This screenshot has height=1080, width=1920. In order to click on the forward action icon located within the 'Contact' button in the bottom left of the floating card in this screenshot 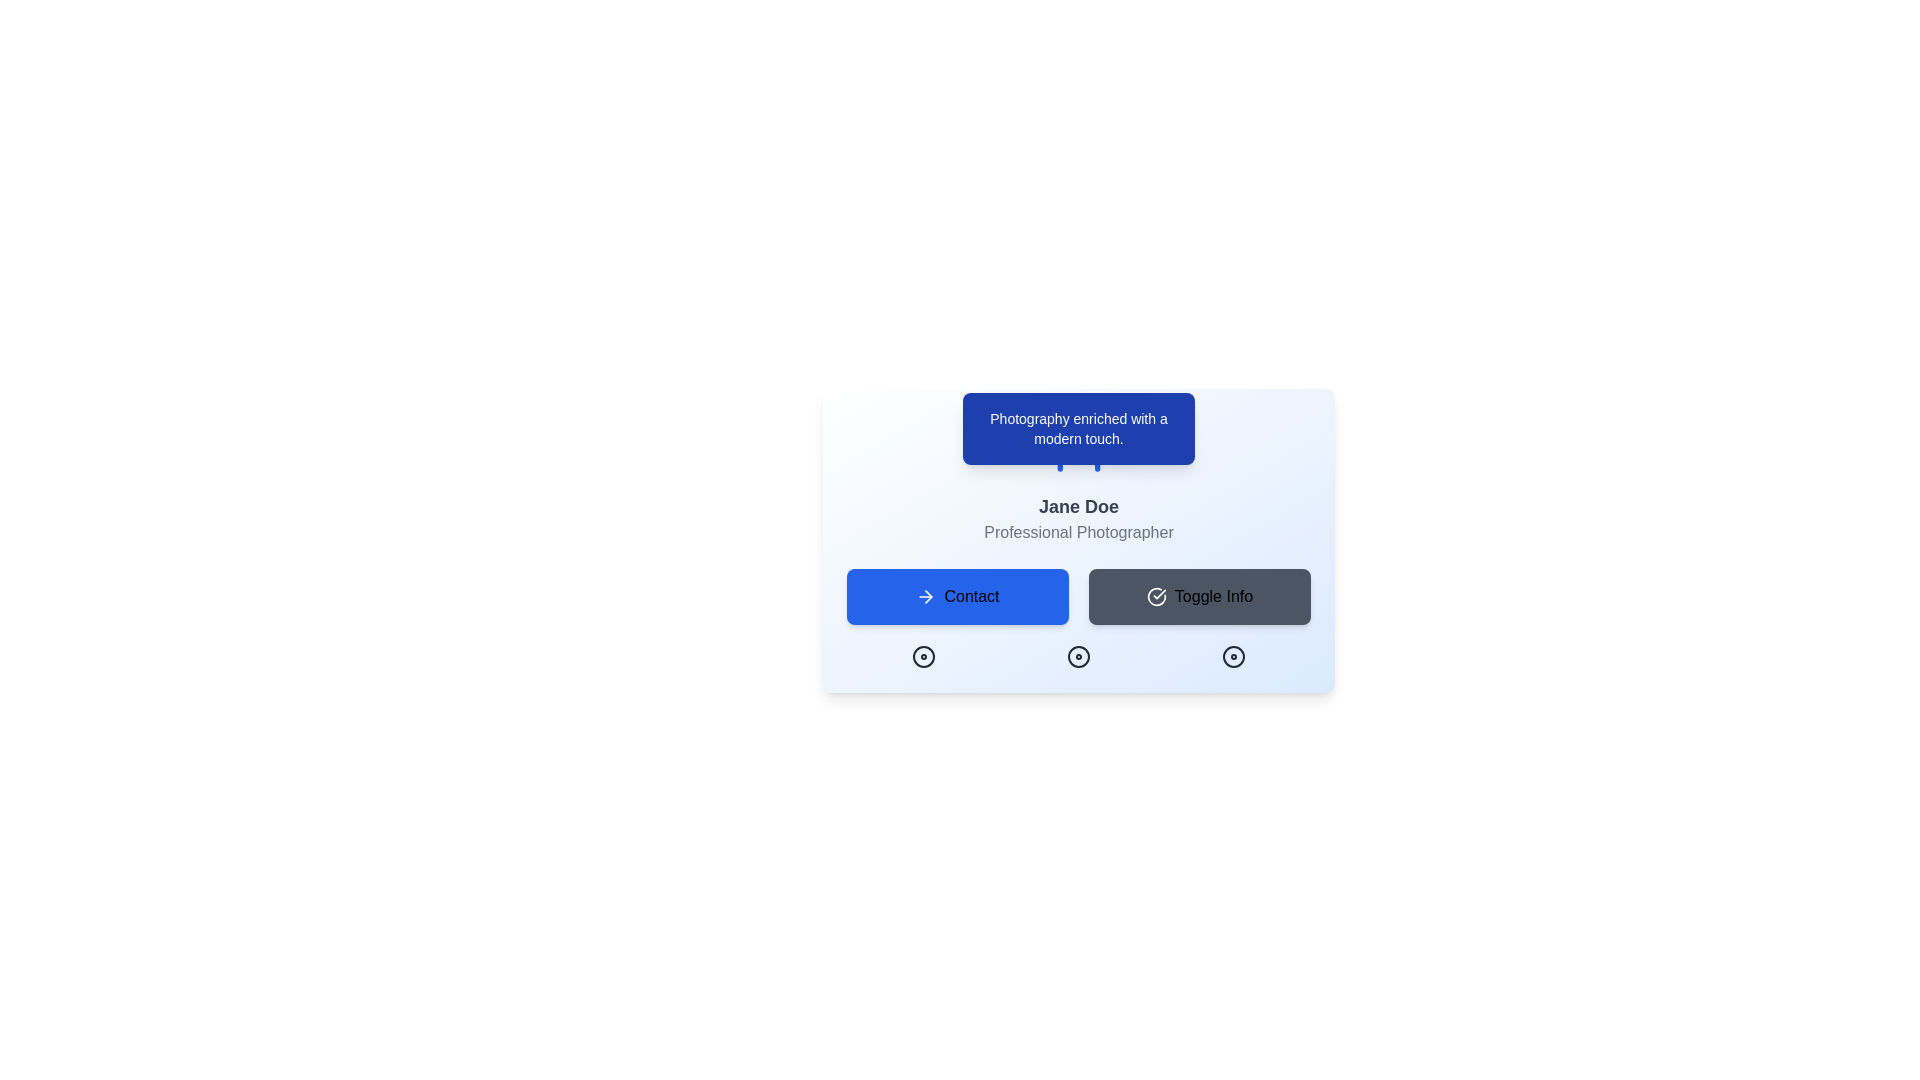, I will do `click(928, 596)`.